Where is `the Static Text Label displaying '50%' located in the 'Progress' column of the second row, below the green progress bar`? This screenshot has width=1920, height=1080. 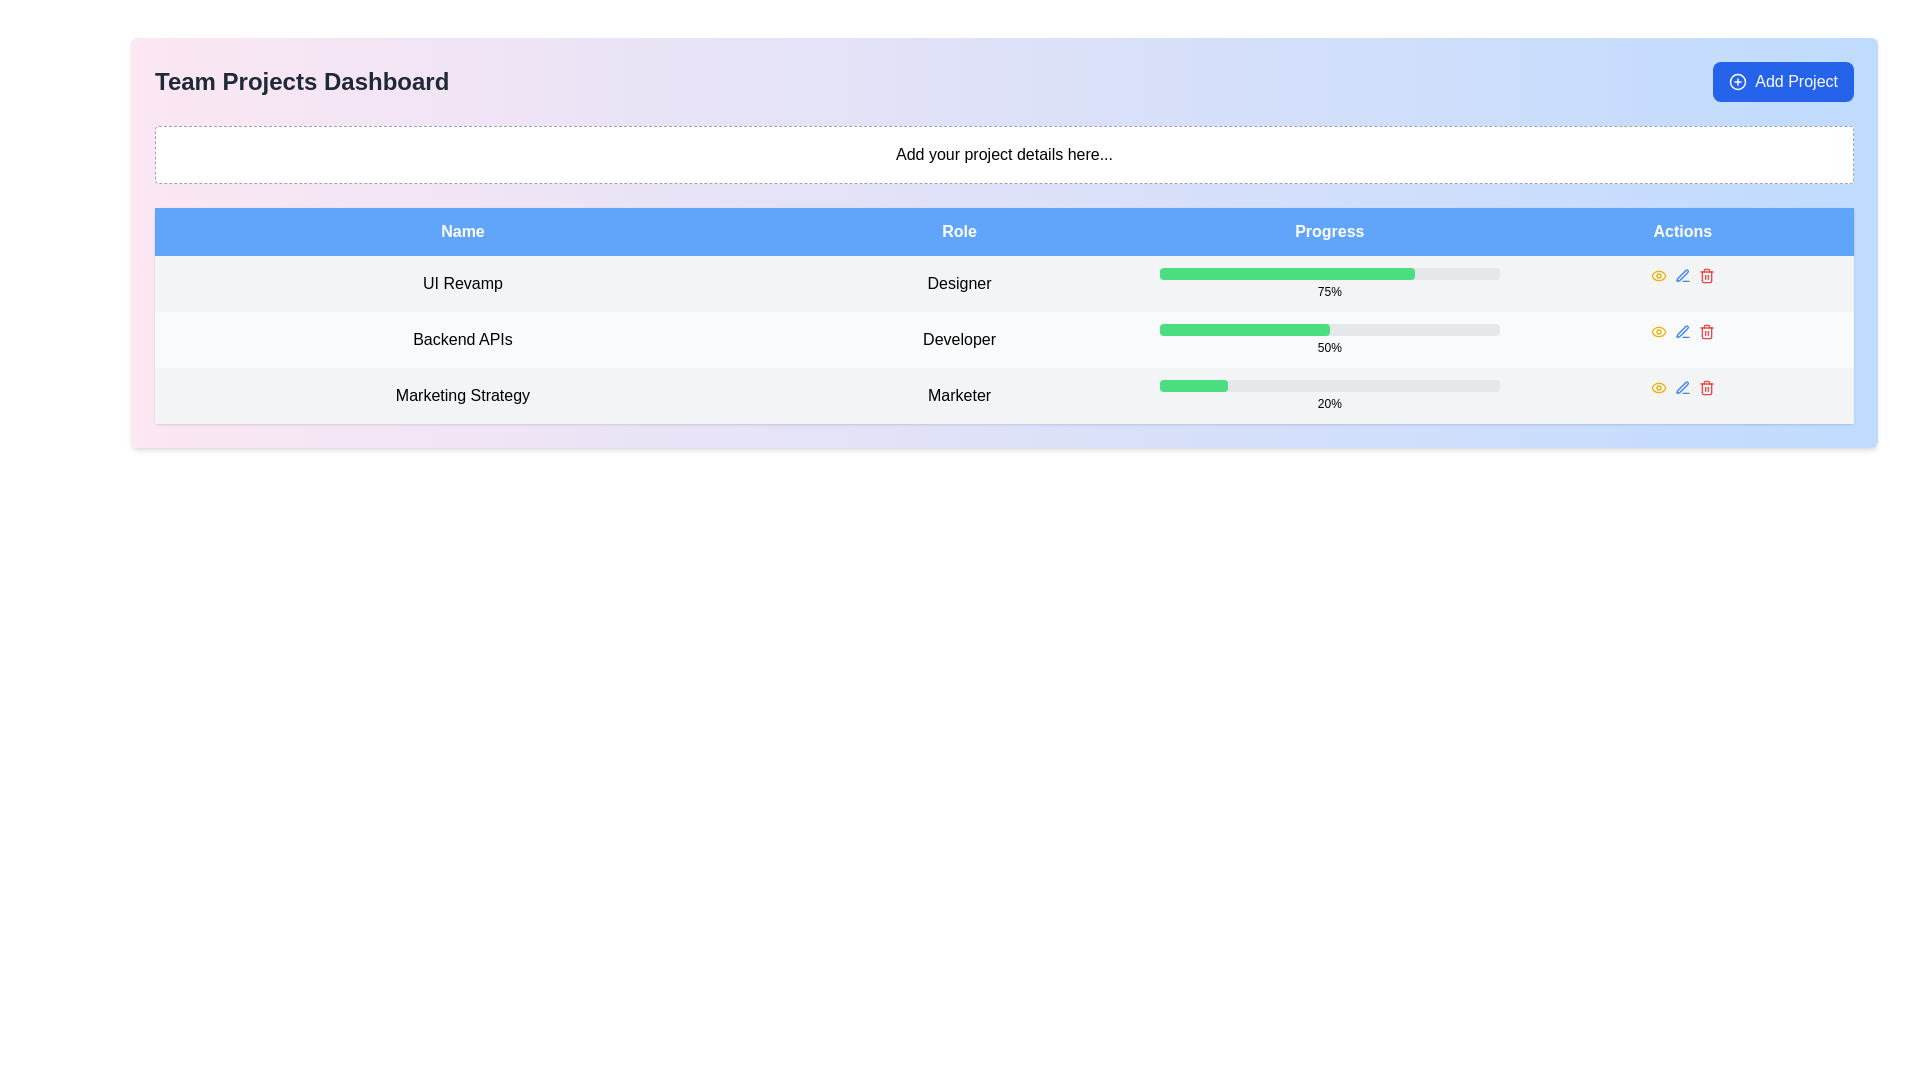
the Static Text Label displaying '50%' located in the 'Progress' column of the second row, below the green progress bar is located at coordinates (1329, 346).